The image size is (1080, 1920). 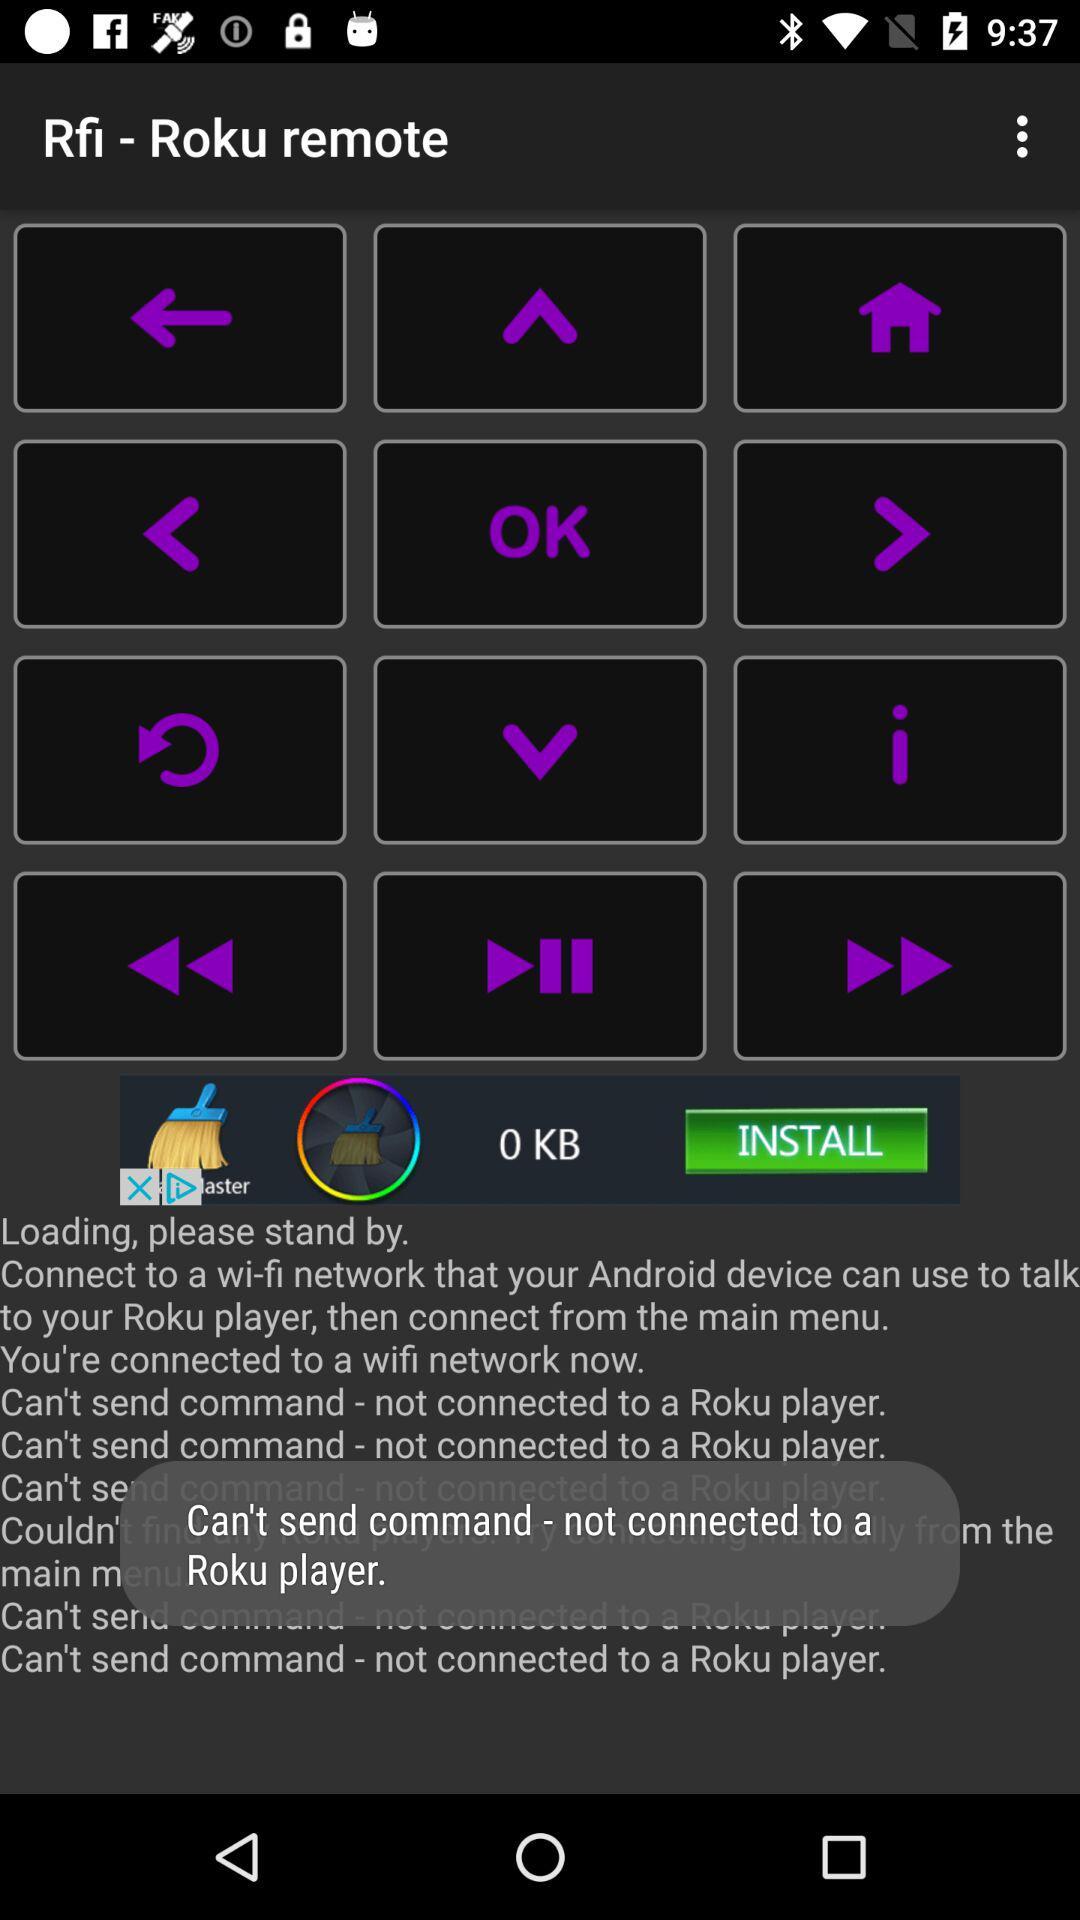 I want to click on the arrow_forward icon, so click(x=898, y=533).